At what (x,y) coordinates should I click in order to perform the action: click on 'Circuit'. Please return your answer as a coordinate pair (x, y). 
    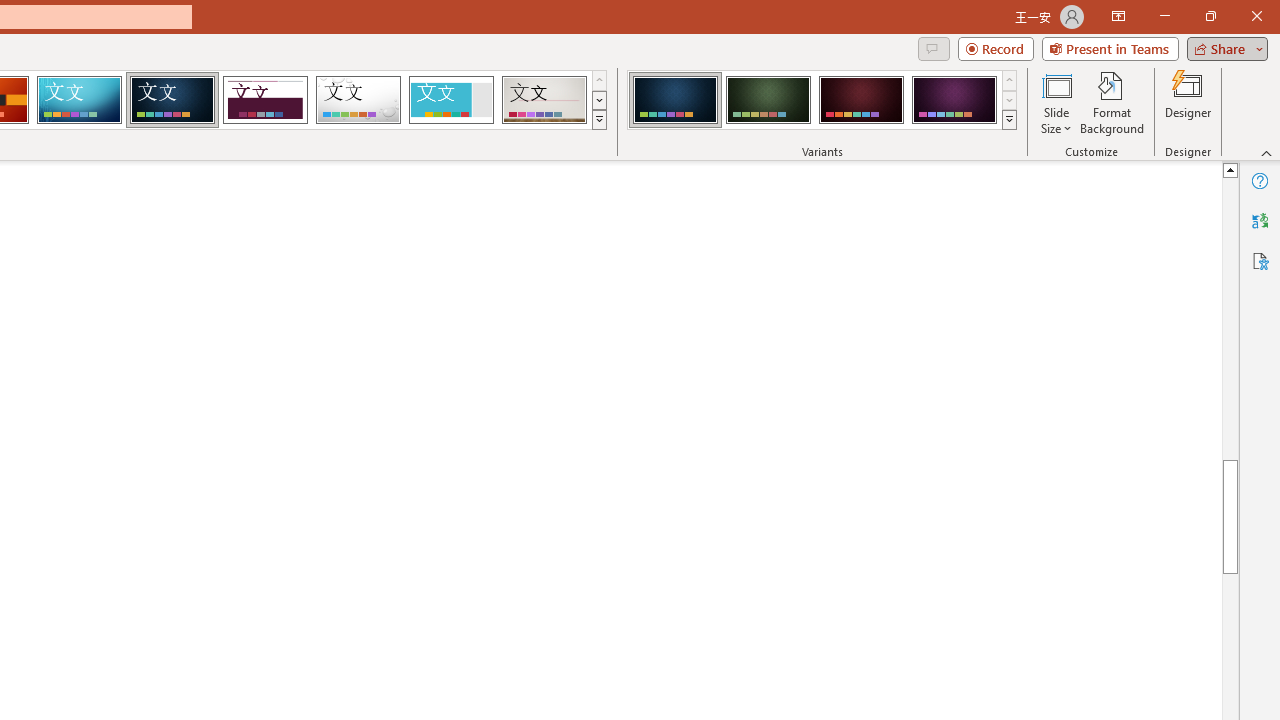
    Looking at the image, I should click on (79, 100).